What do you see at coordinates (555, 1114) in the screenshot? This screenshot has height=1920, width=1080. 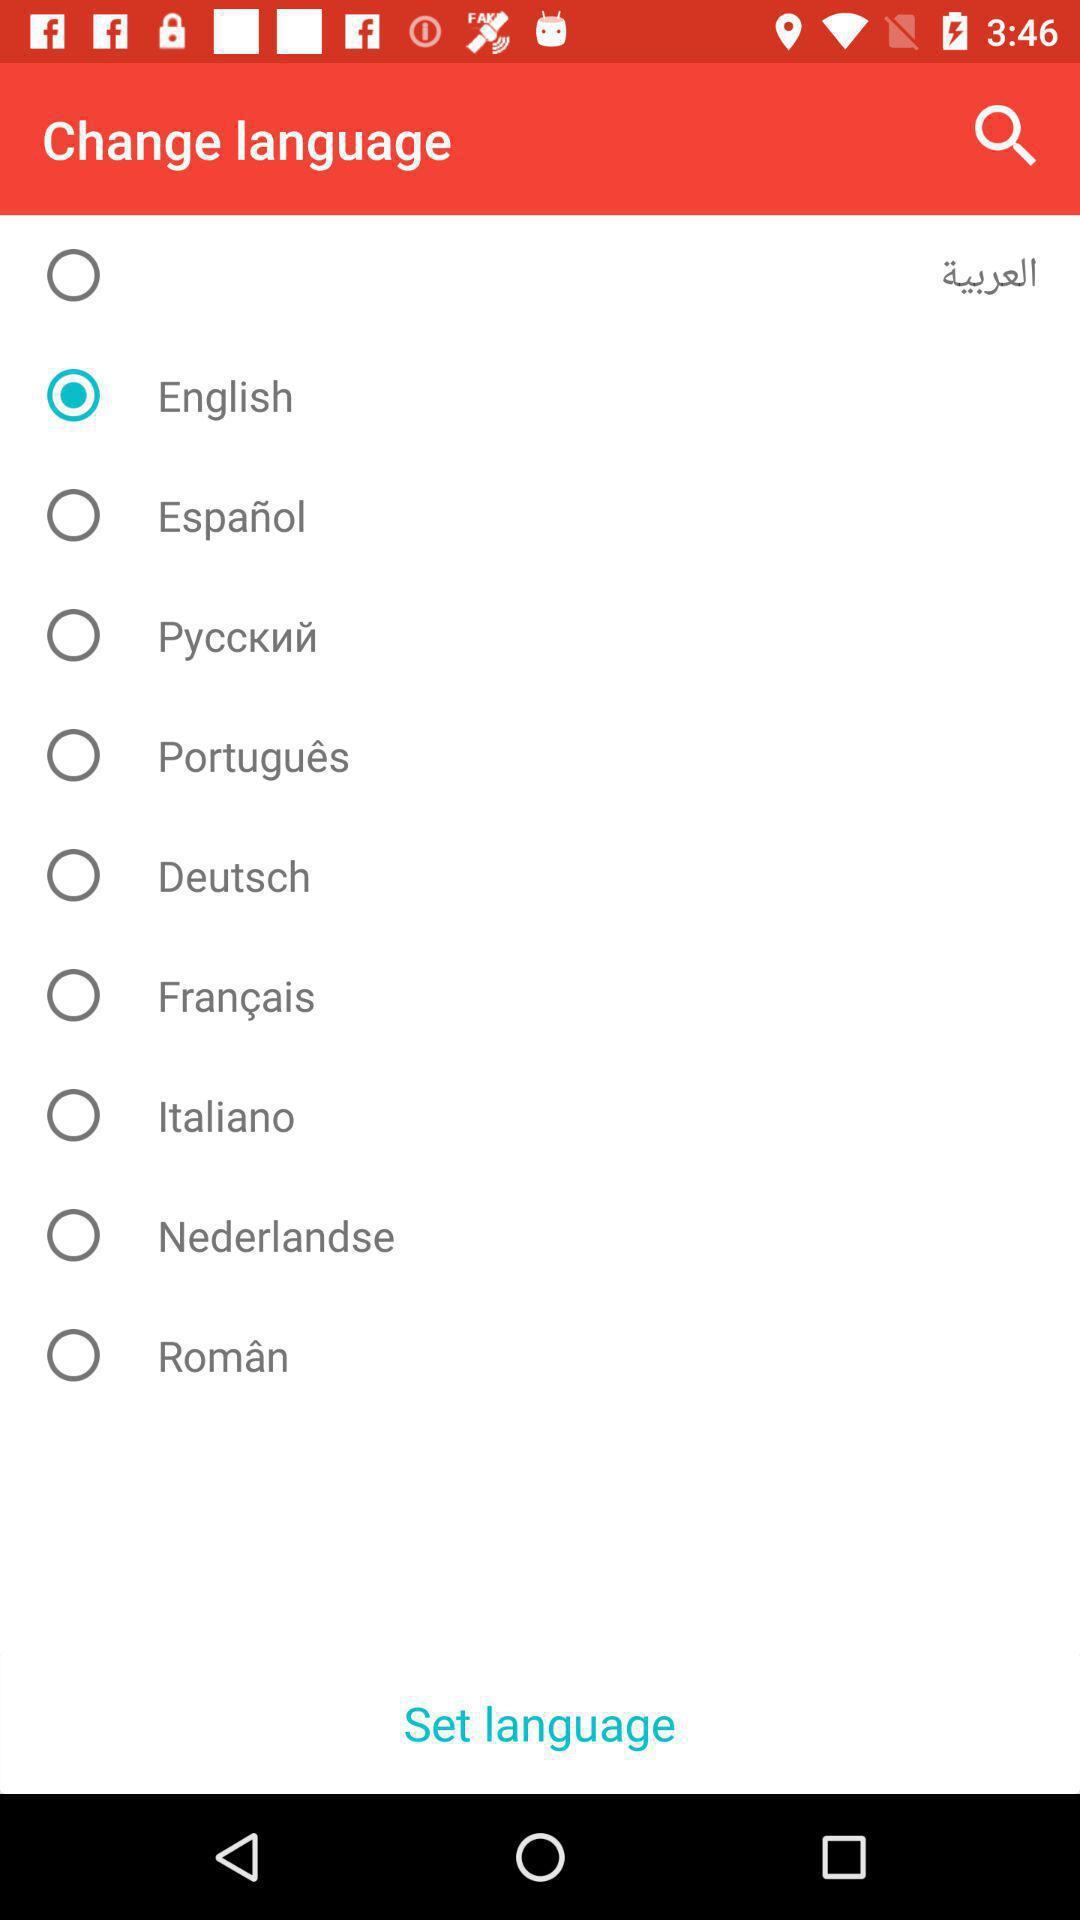 I see `the item above nederlandse` at bounding box center [555, 1114].